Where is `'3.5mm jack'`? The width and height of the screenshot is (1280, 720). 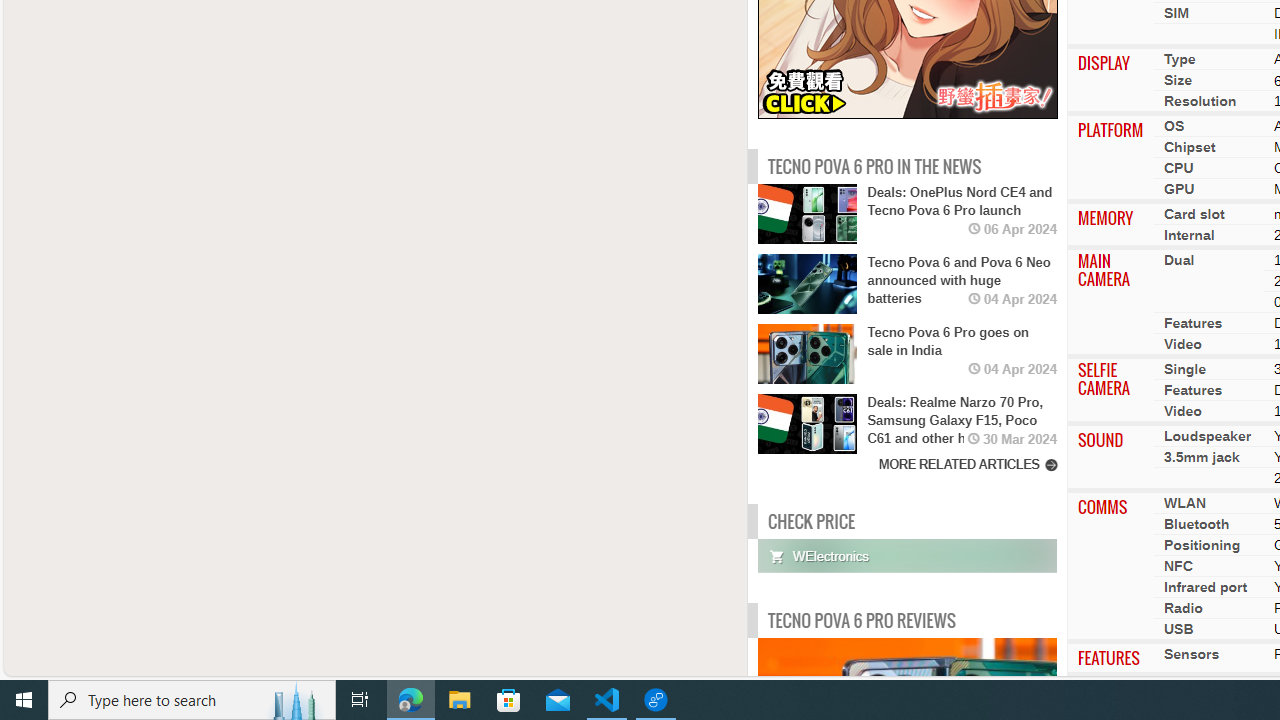 '3.5mm jack' is located at coordinates (1200, 457).